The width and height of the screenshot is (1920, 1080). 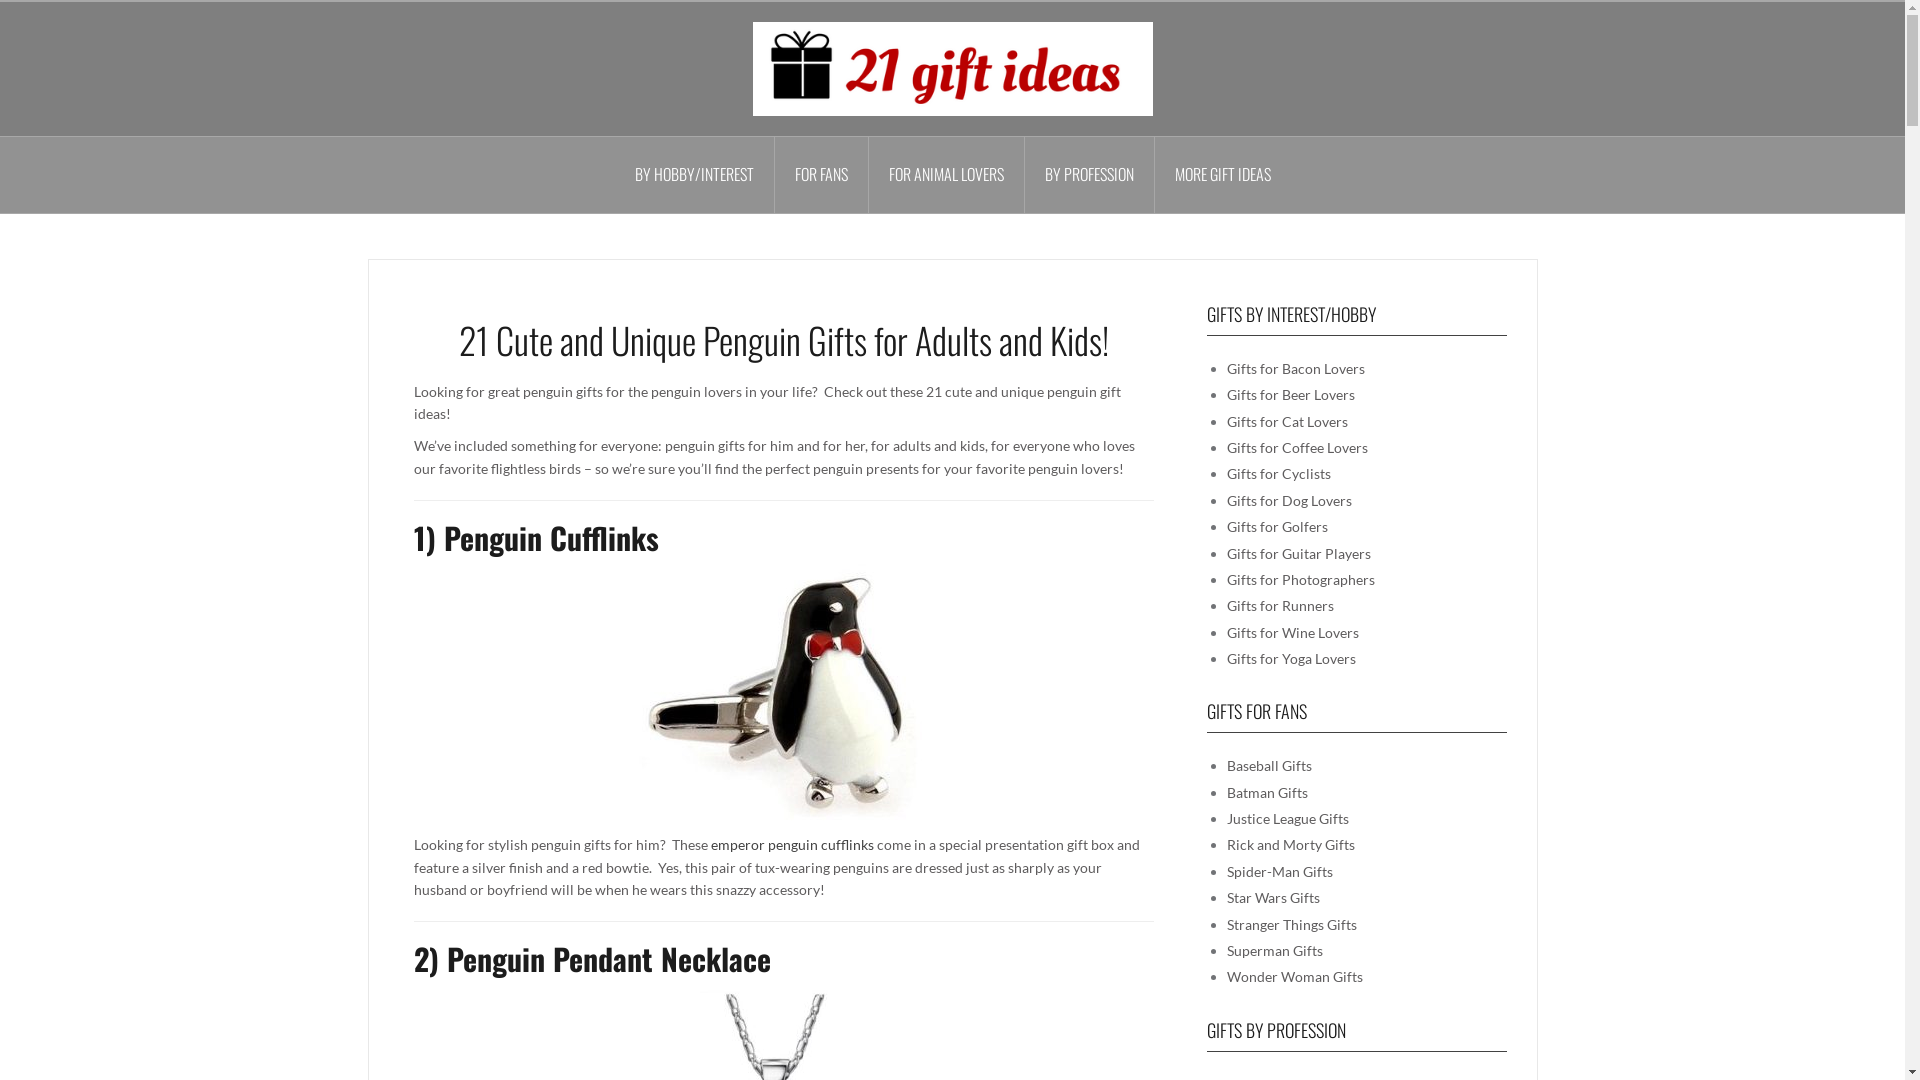 I want to click on 'Wonder Woman Gifts', so click(x=1294, y=975).